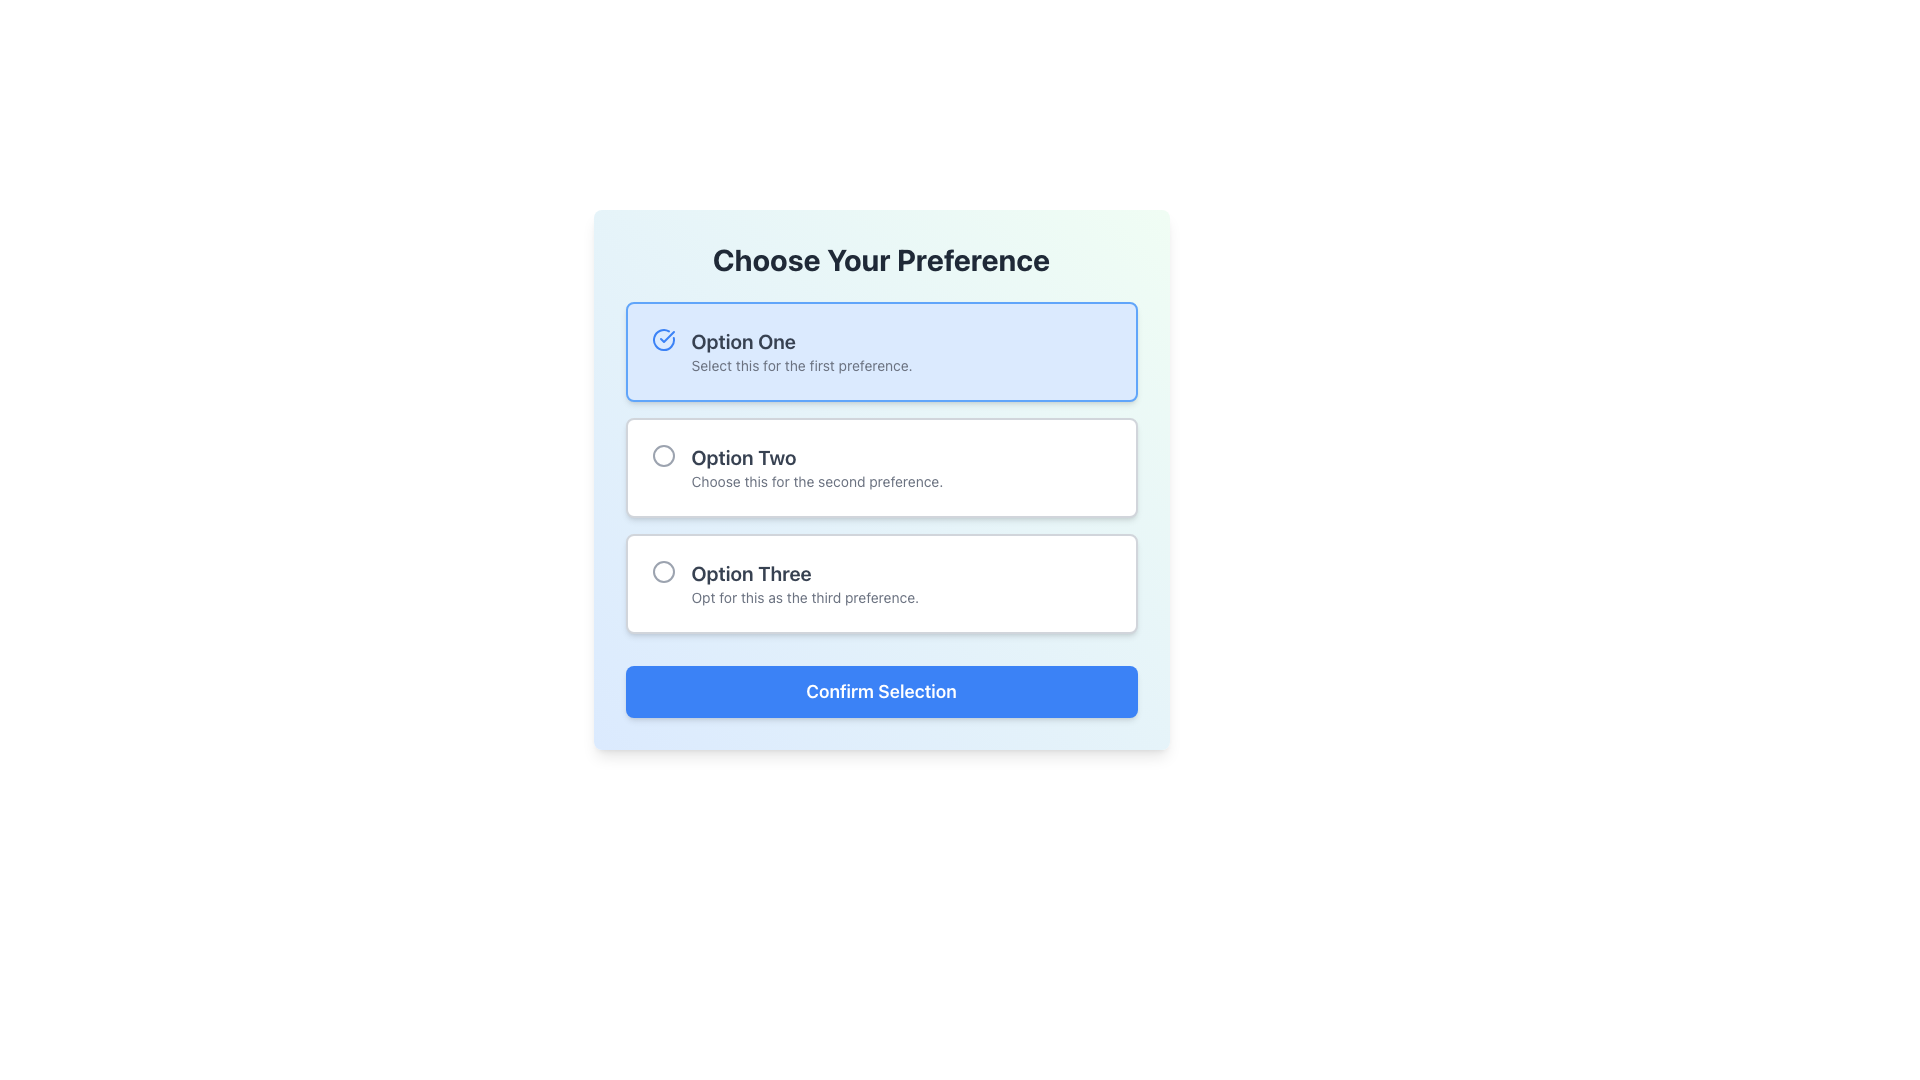 Image resolution: width=1920 pixels, height=1080 pixels. I want to click on the text label that reads 'Select this for the first preference.', which is located beneath the bold text 'Option One' in the first selectable option card, so click(802, 366).